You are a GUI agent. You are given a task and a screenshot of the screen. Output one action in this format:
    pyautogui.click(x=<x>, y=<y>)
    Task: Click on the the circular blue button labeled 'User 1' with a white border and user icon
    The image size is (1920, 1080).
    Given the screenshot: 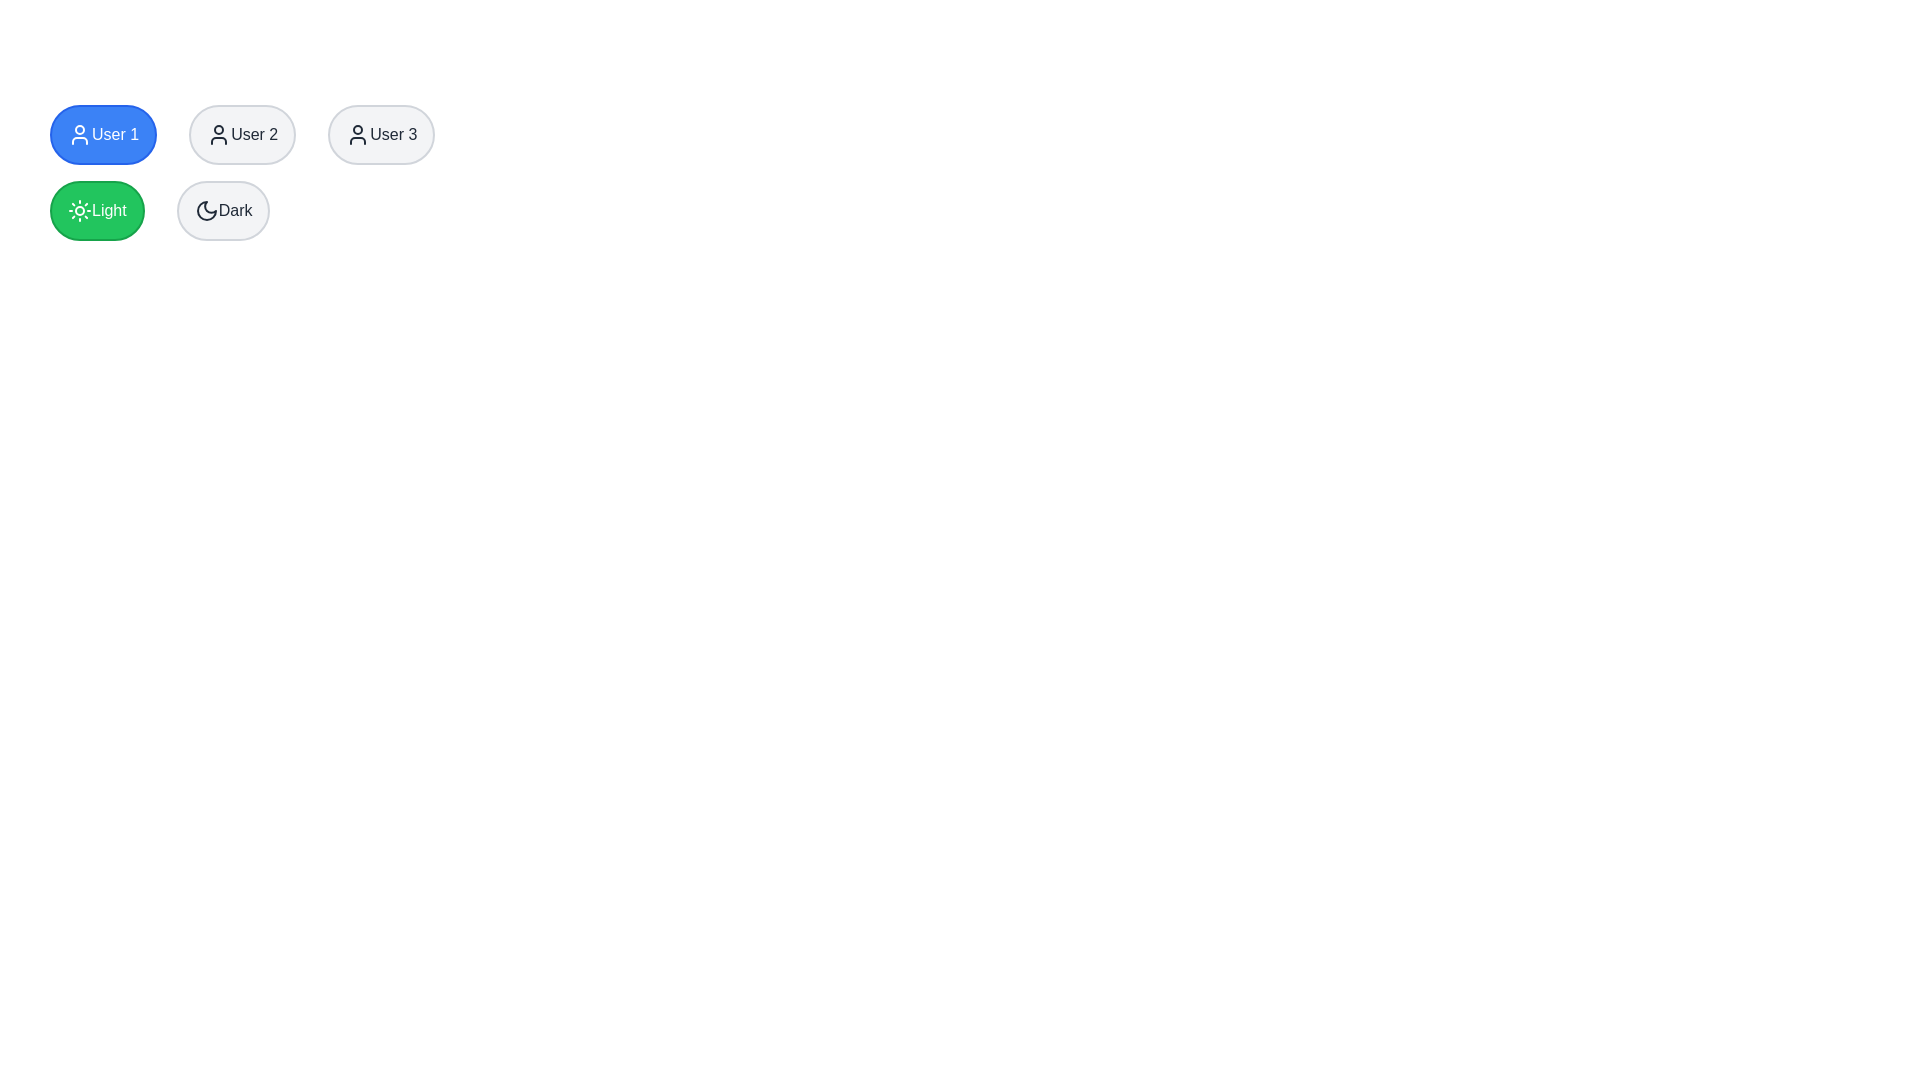 What is the action you would take?
    pyautogui.click(x=102, y=135)
    